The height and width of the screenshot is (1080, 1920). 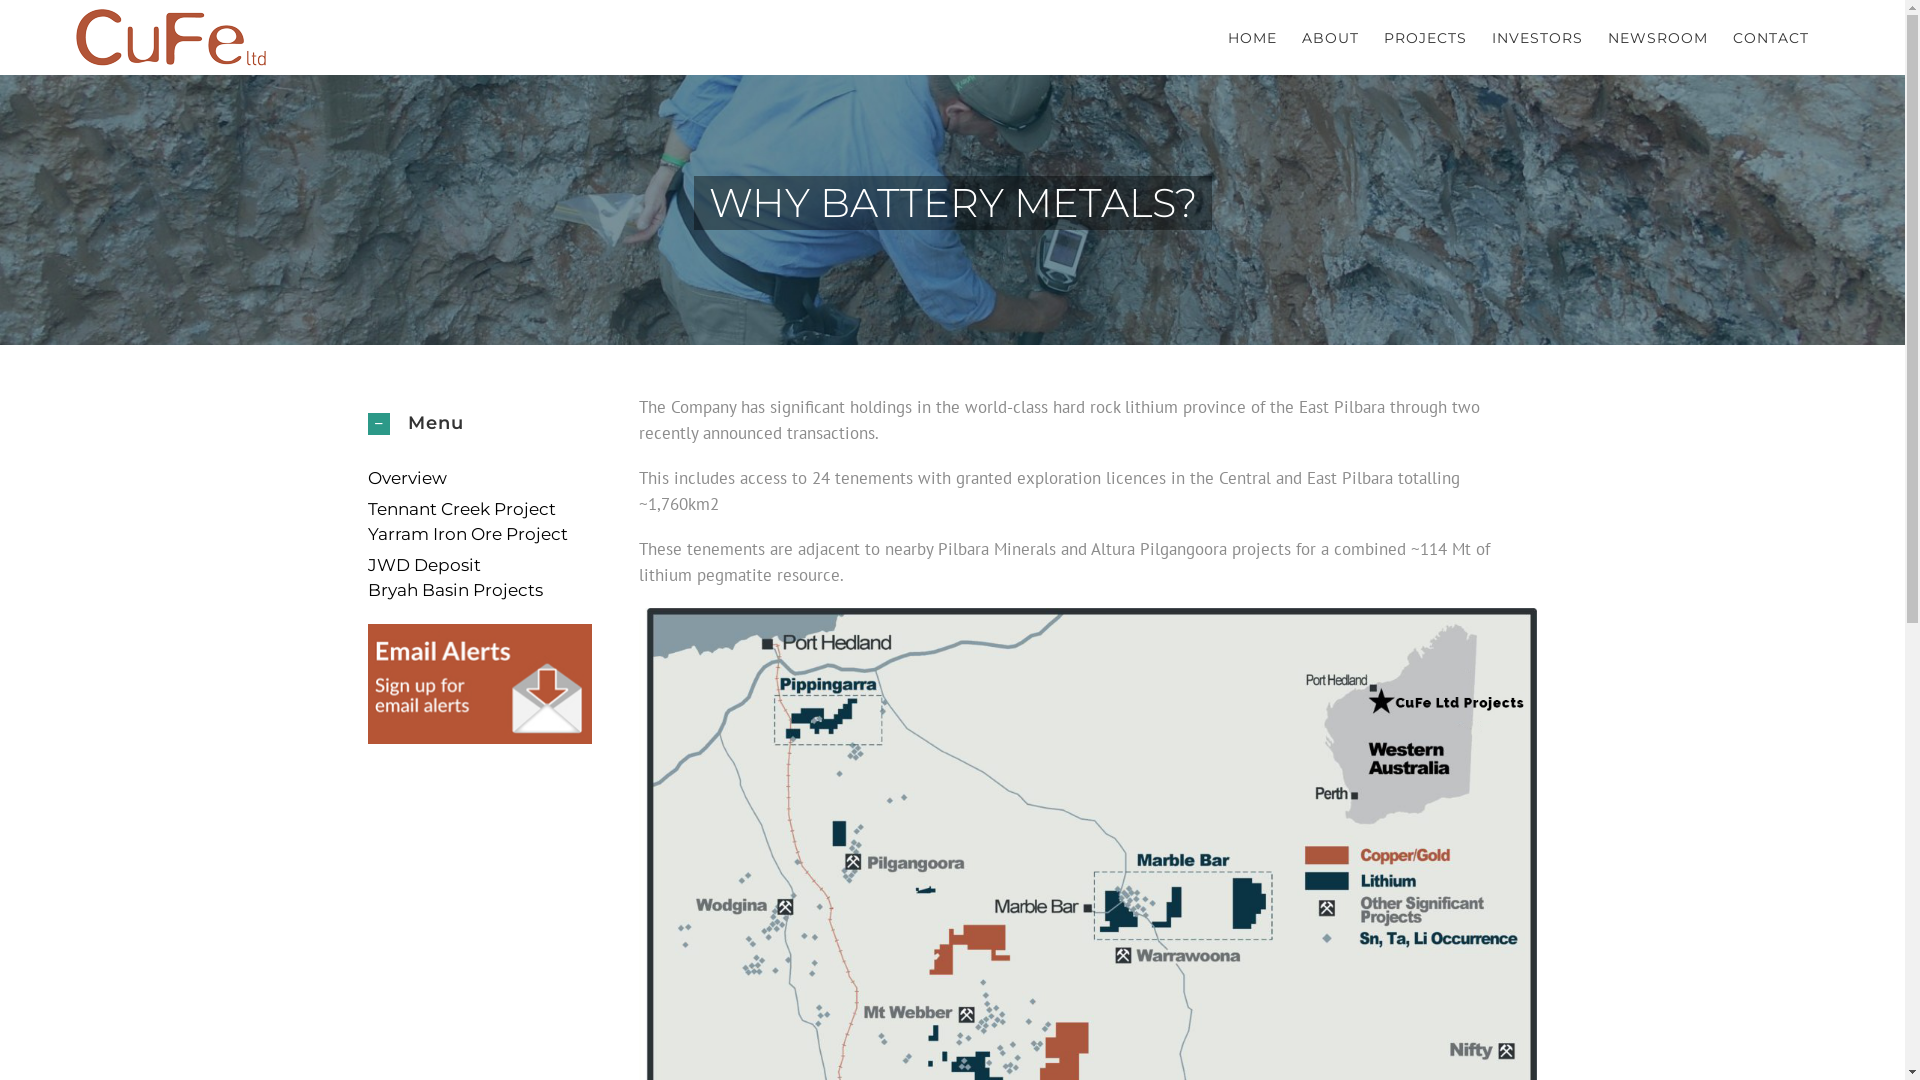 What do you see at coordinates (454, 589) in the screenshot?
I see `'Bryah Basin Projects'` at bounding box center [454, 589].